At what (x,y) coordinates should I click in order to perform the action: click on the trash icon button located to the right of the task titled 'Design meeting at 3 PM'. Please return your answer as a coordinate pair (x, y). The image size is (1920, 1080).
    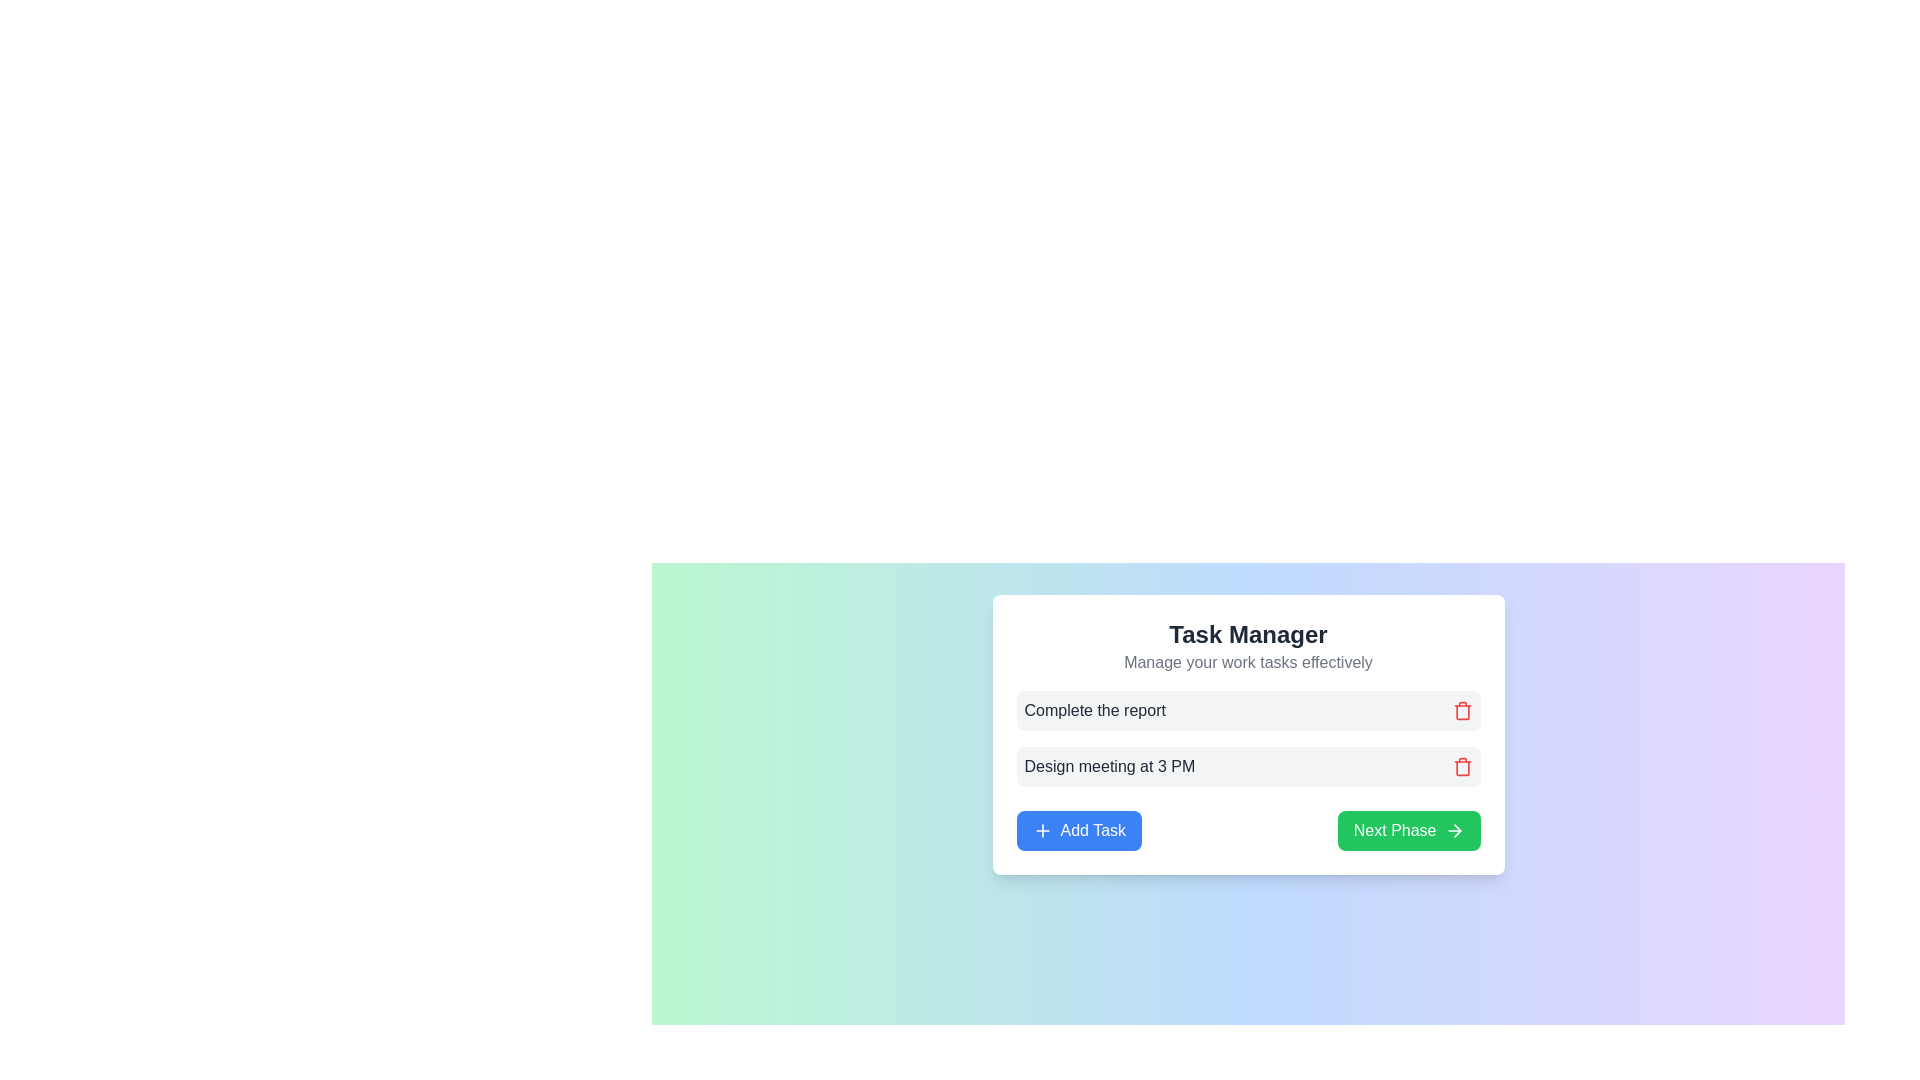
    Looking at the image, I should click on (1462, 766).